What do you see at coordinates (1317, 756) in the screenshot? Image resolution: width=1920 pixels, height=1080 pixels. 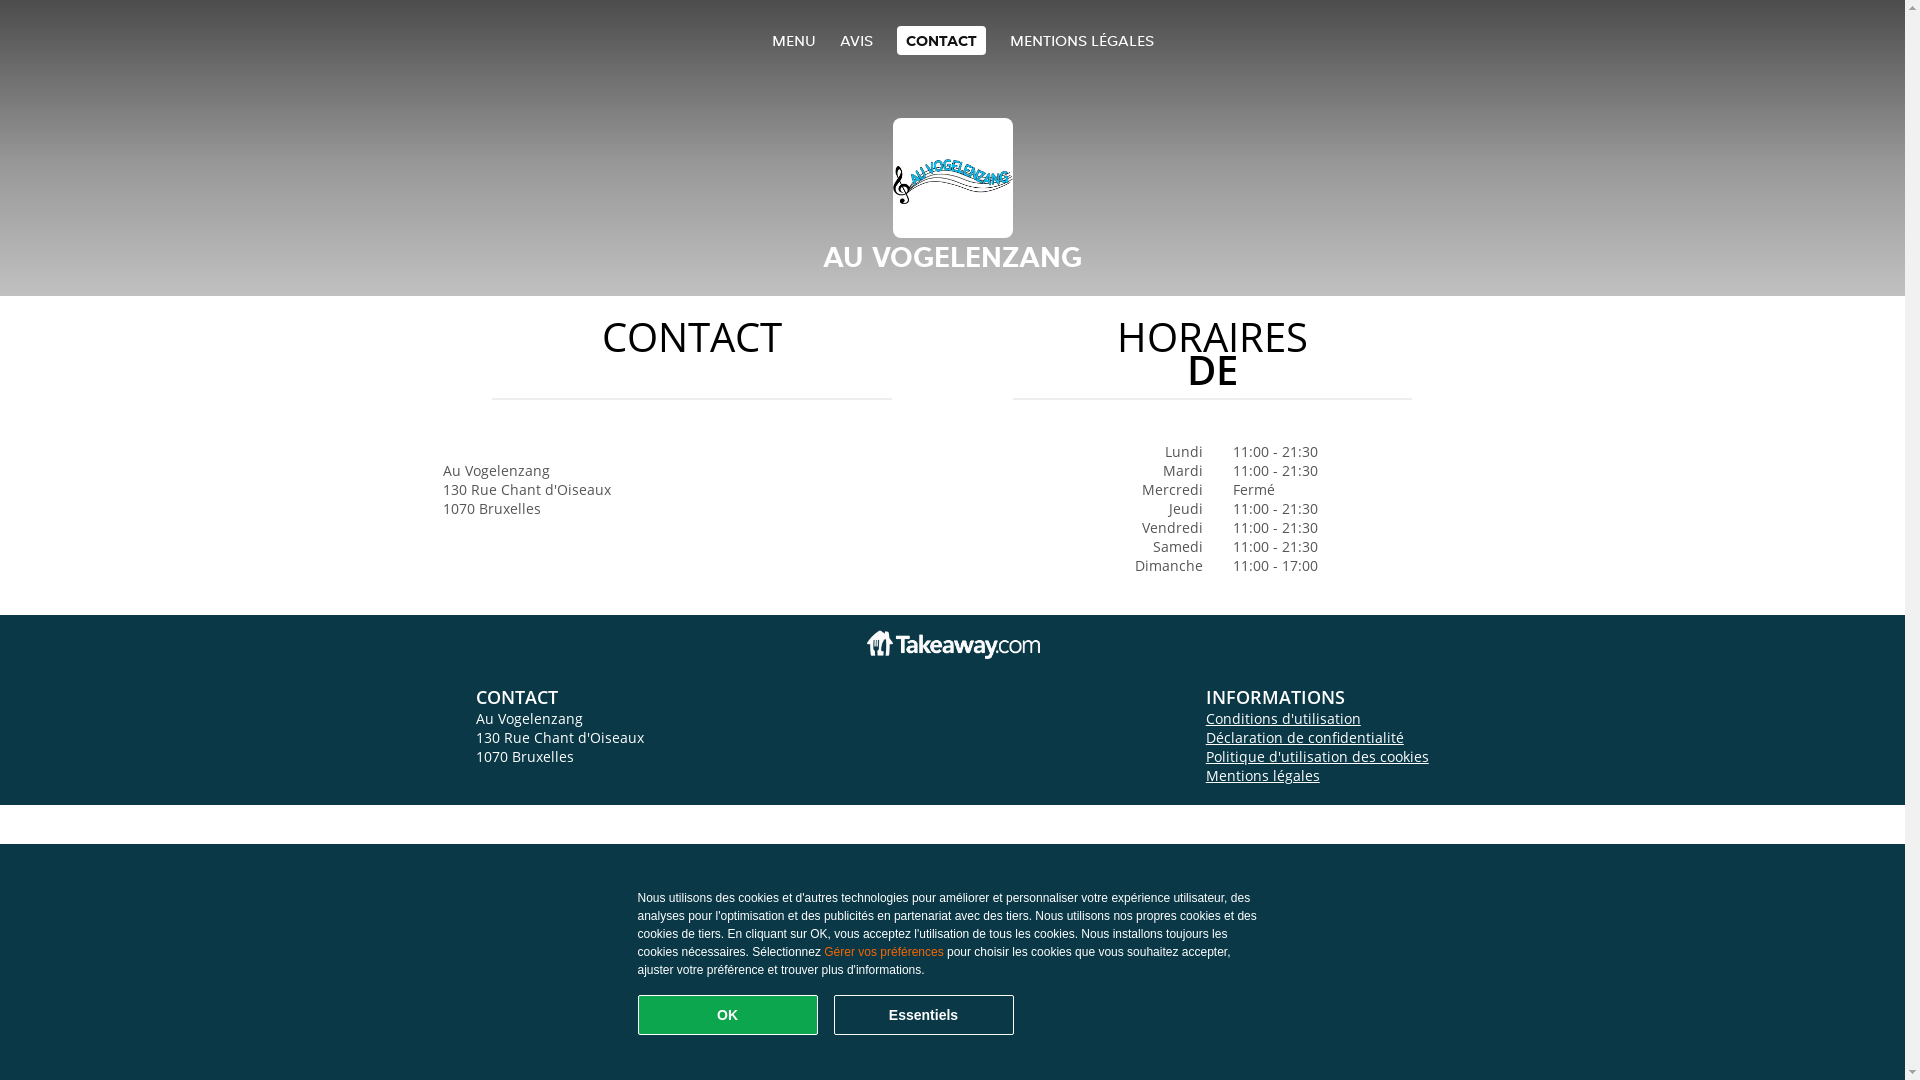 I see `'Politique d'utilisation des cookies'` at bounding box center [1317, 756].